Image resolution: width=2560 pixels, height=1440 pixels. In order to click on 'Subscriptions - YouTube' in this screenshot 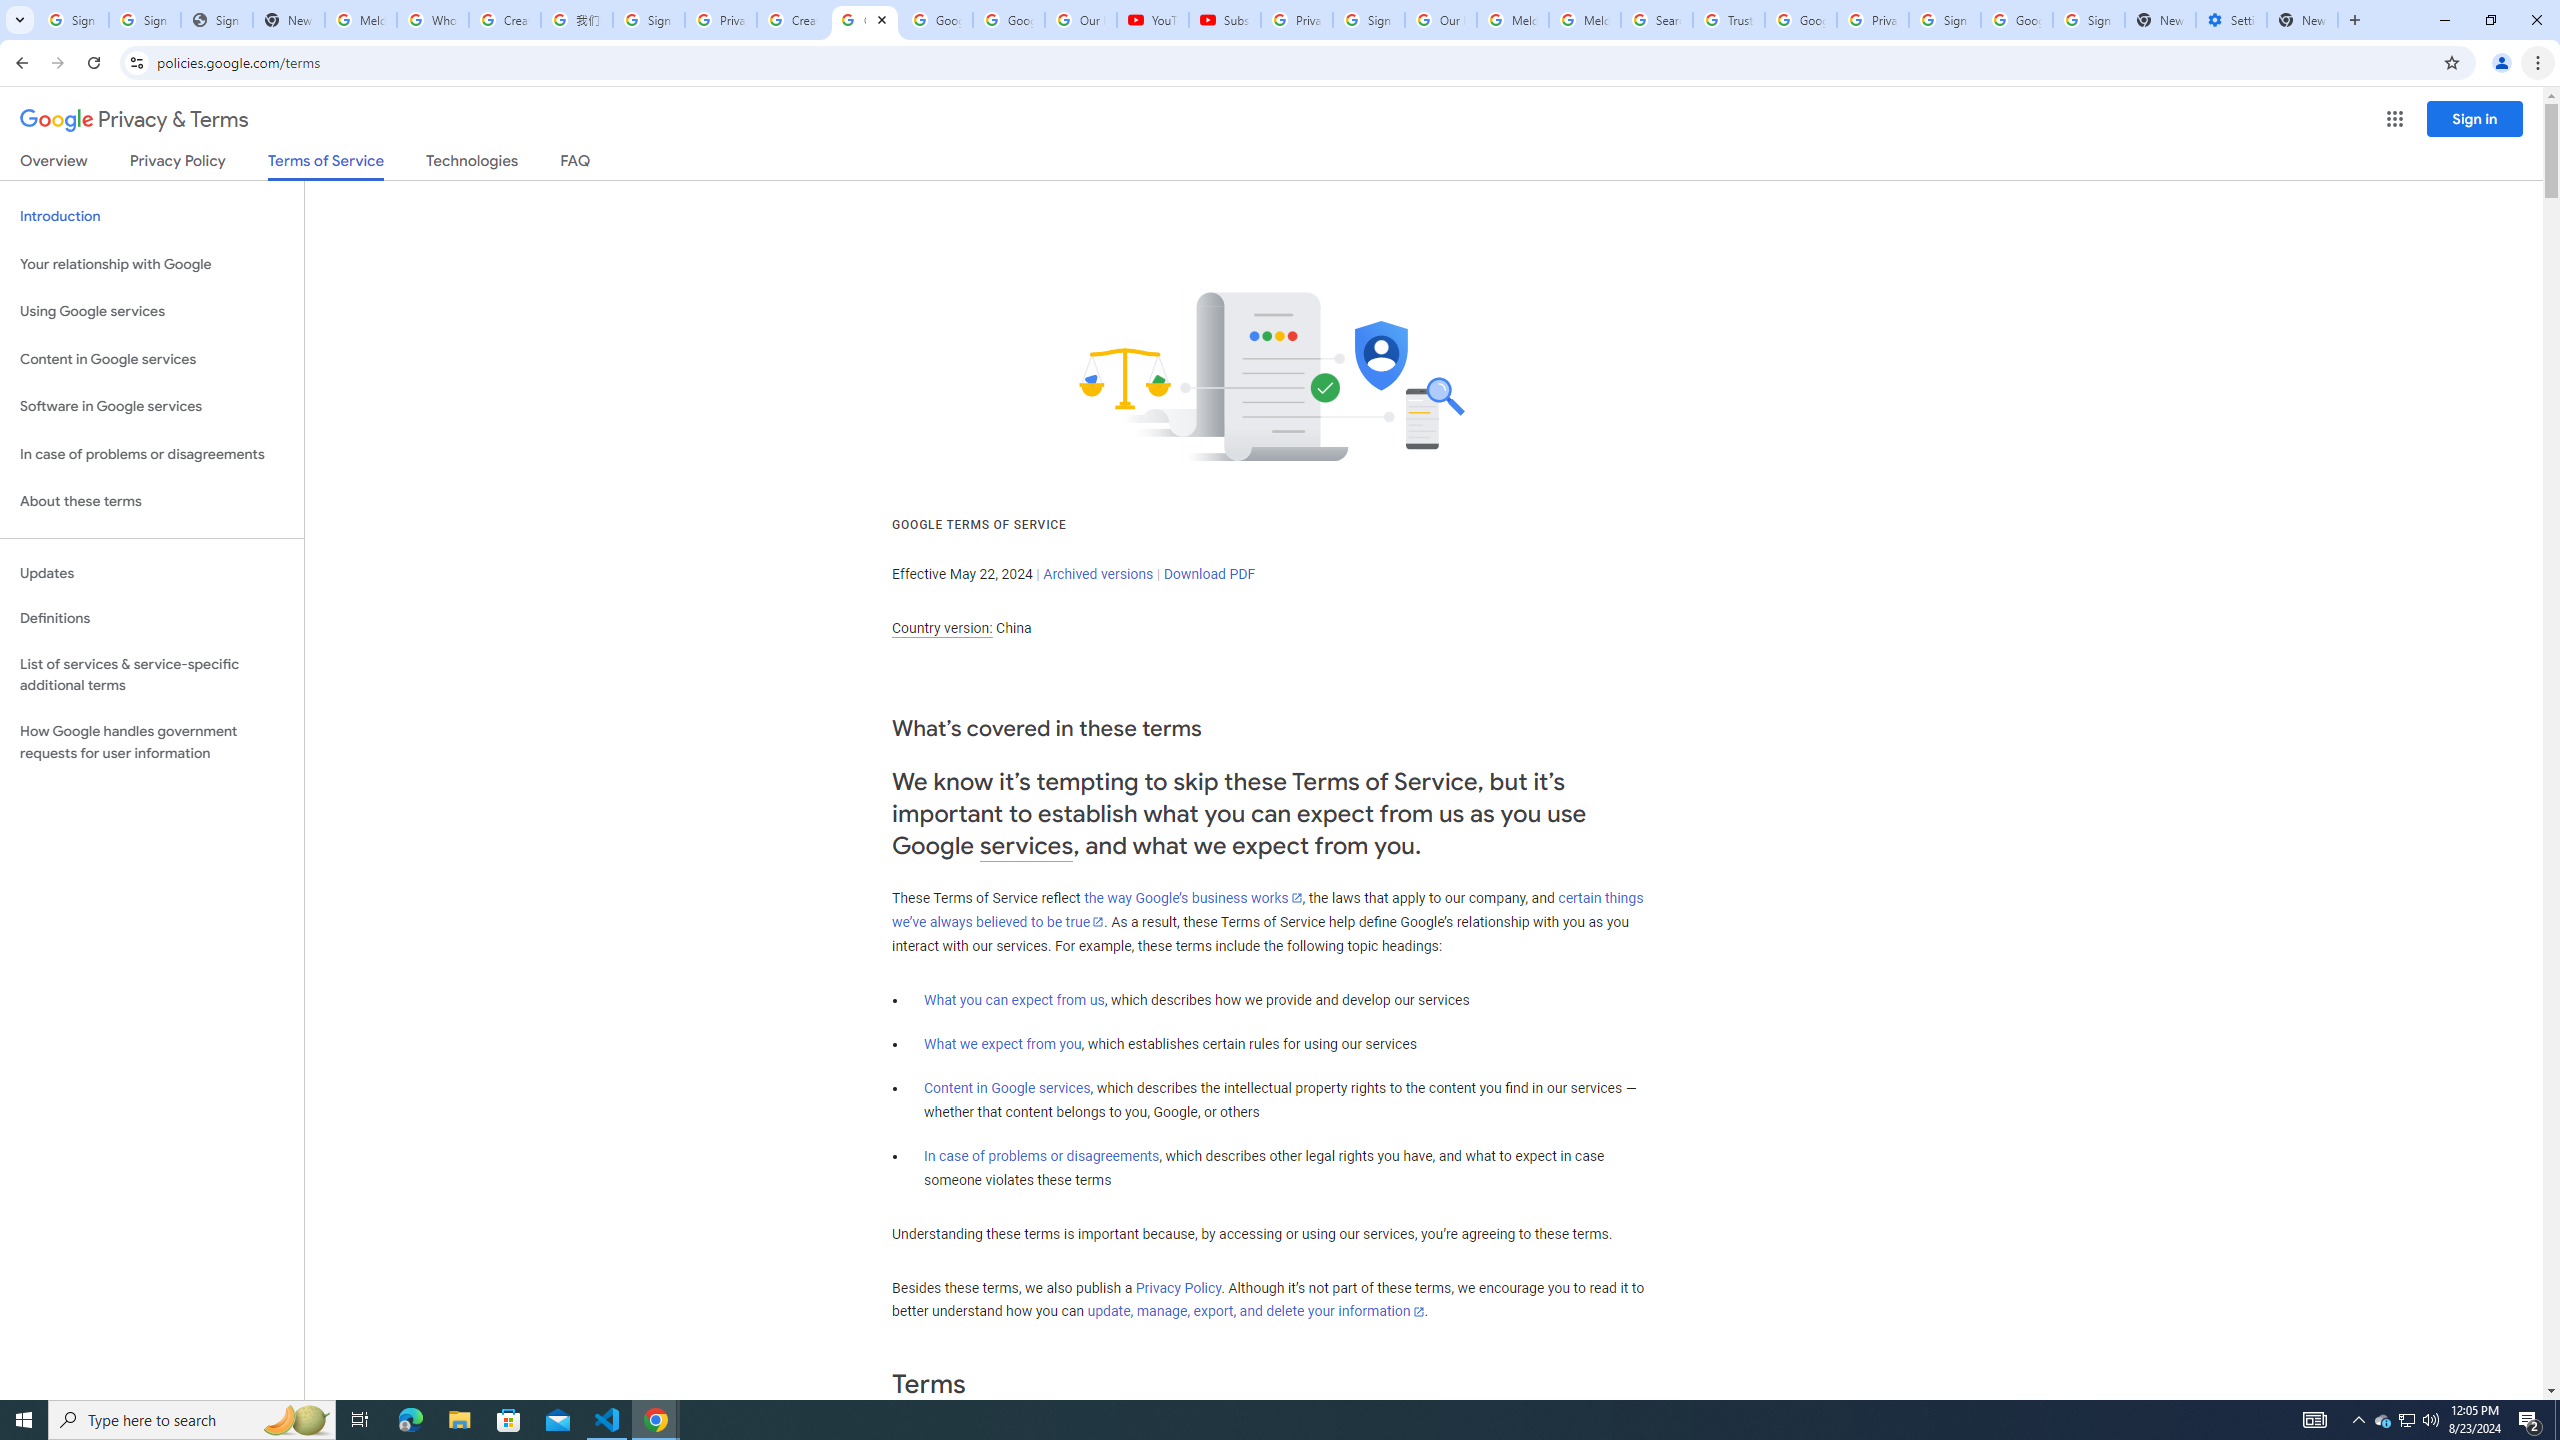, I will do `click(1223, 19)`.